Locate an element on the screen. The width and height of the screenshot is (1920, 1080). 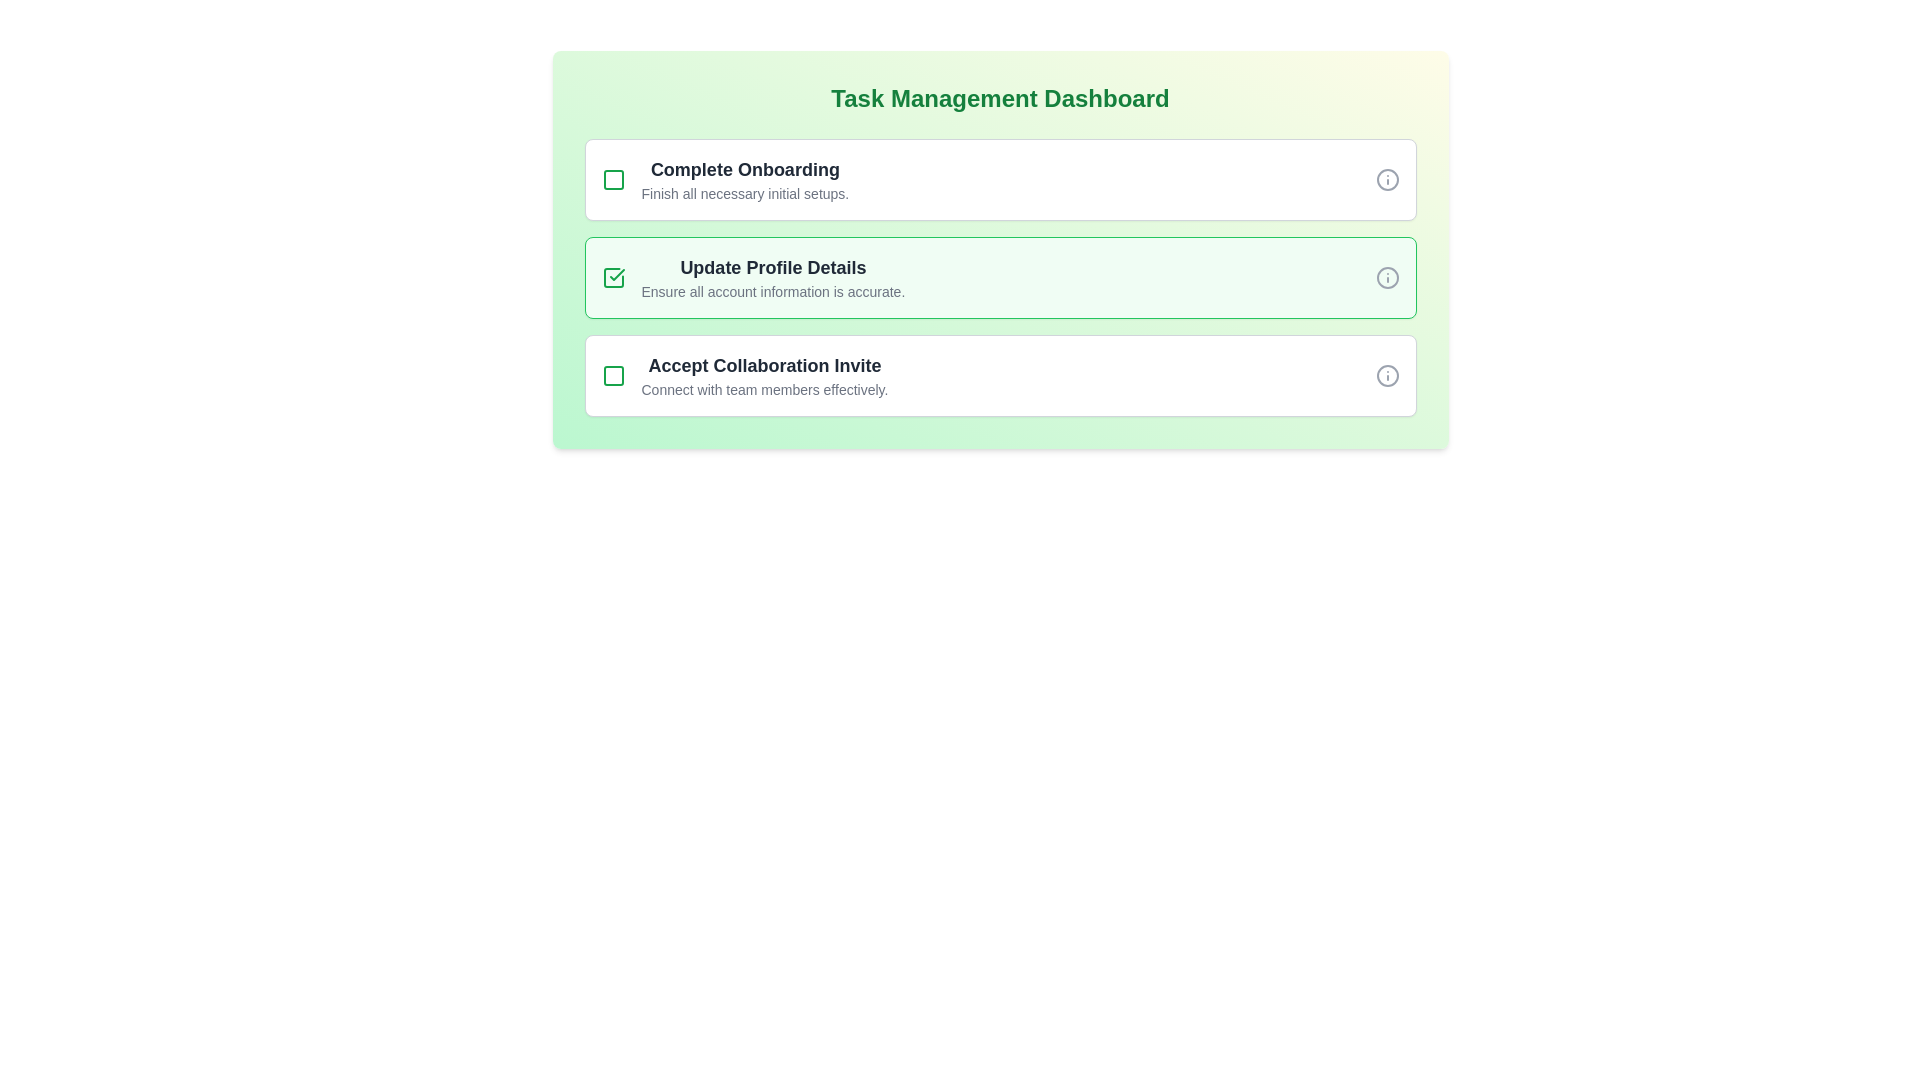
the unchecked task graphic icon (SVG square) located within the third task card titled 'Accept Collaboration Invite.' is located at coordinates (612, 375).